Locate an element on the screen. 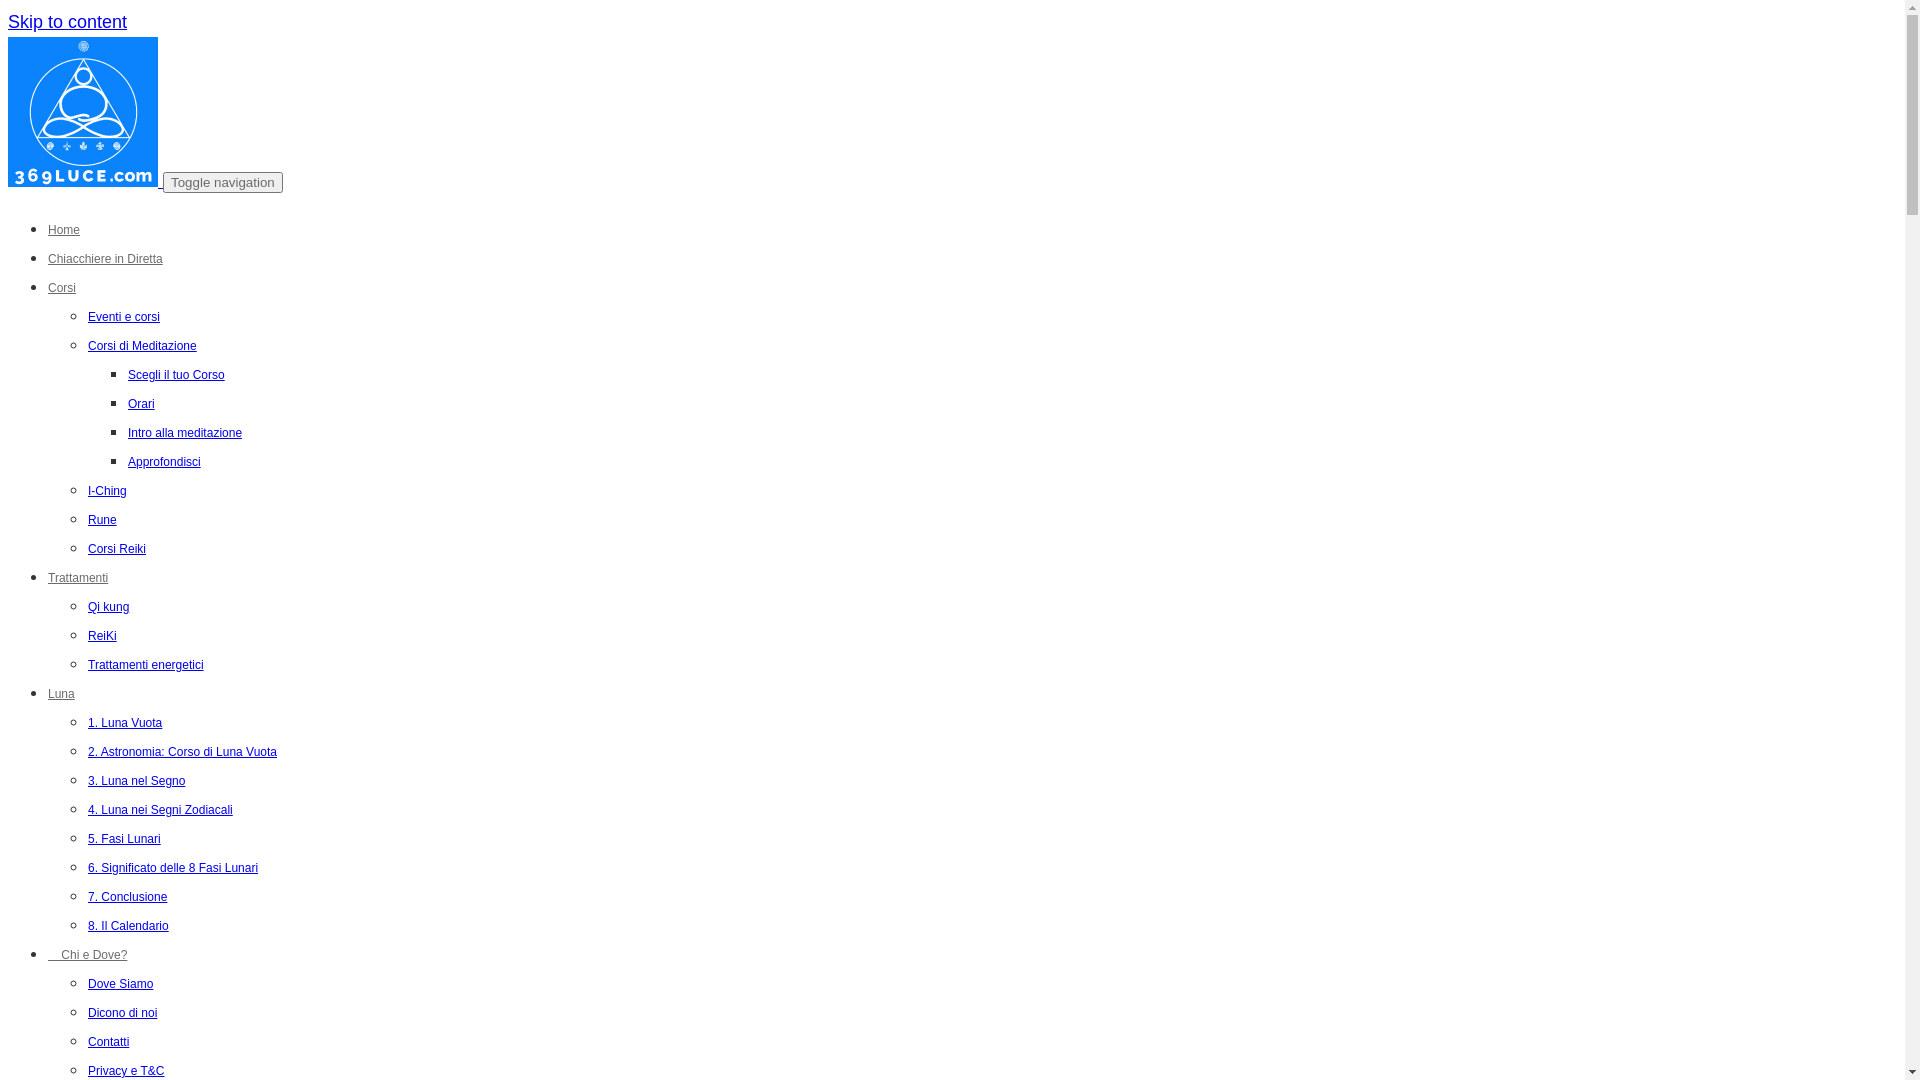 The image size is (1920, 1080). 'Scegli il tuo Corso' is located at coordinates (176, 374).